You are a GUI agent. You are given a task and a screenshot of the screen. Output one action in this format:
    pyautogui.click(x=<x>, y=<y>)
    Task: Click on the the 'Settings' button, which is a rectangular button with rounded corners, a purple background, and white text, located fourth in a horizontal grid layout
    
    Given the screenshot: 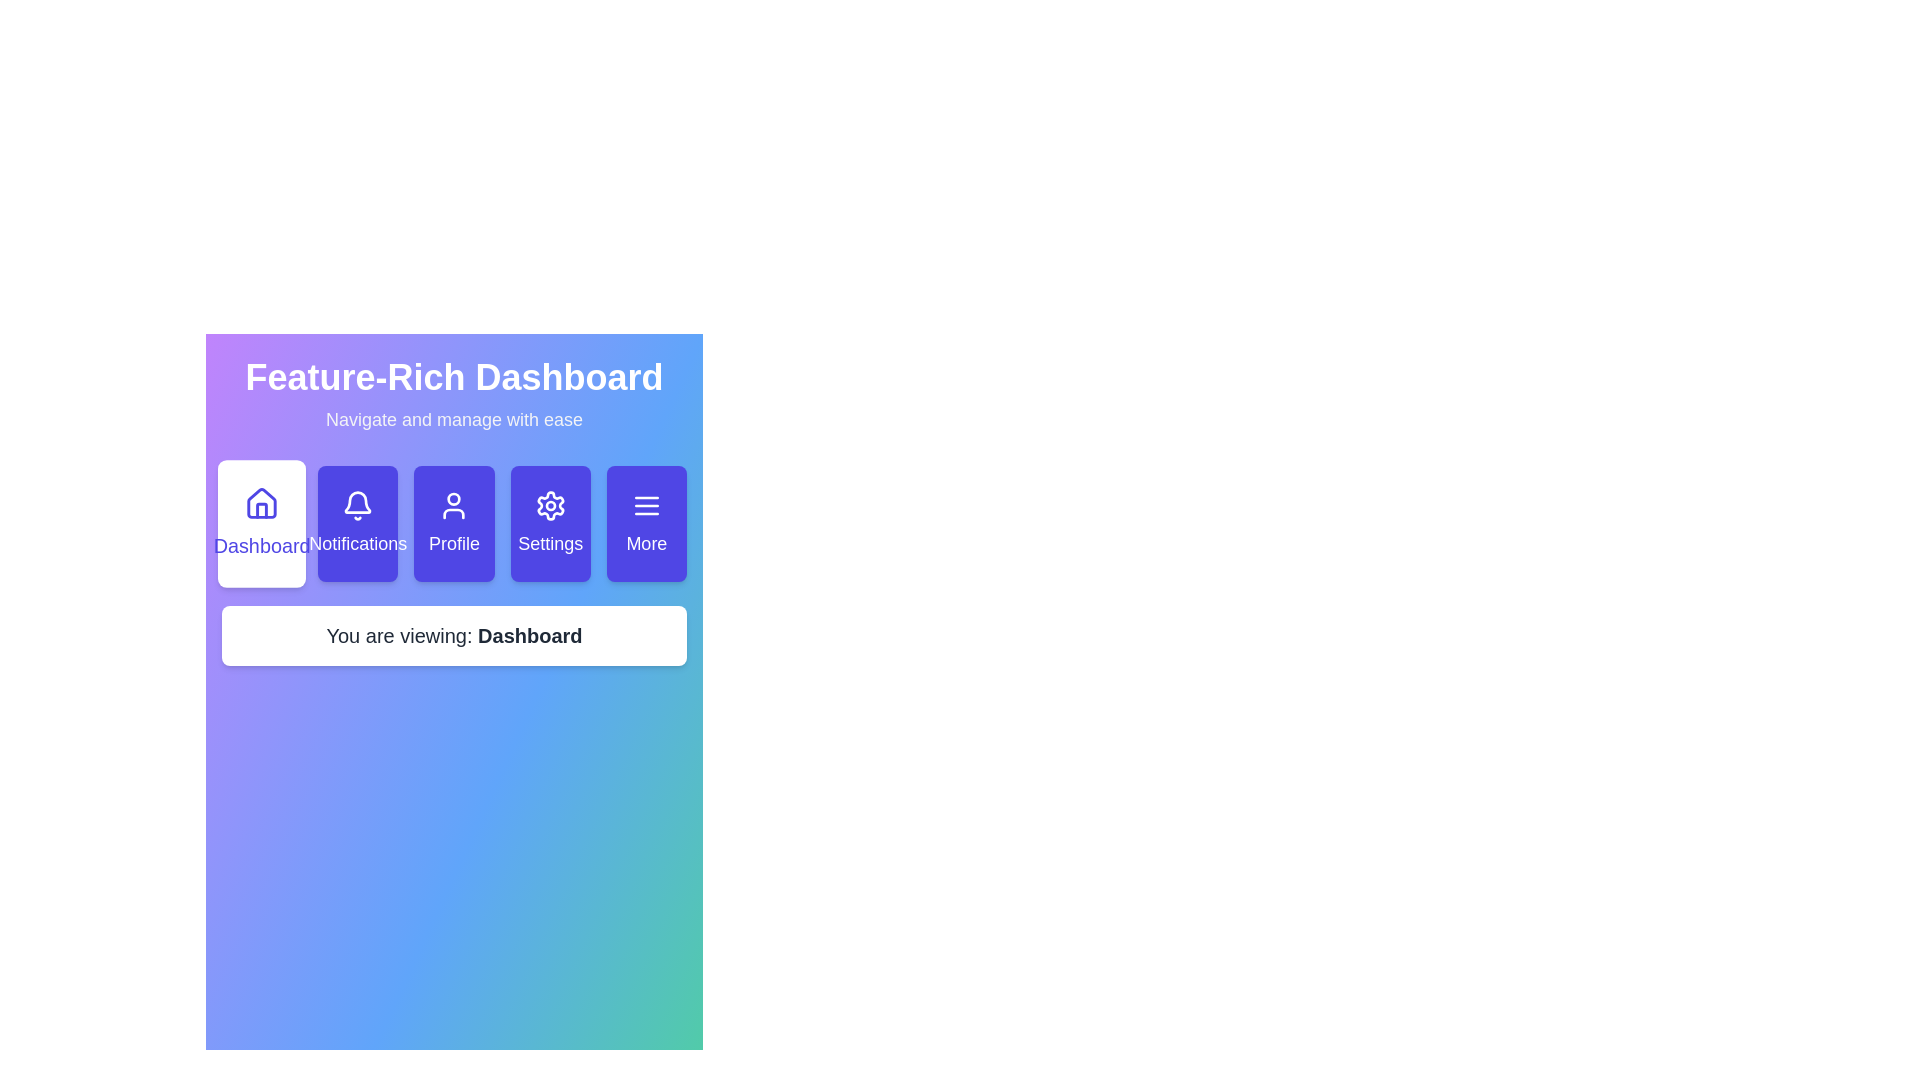 What is the action you would take?
    pyautogui.click(x=550, y=523)
    